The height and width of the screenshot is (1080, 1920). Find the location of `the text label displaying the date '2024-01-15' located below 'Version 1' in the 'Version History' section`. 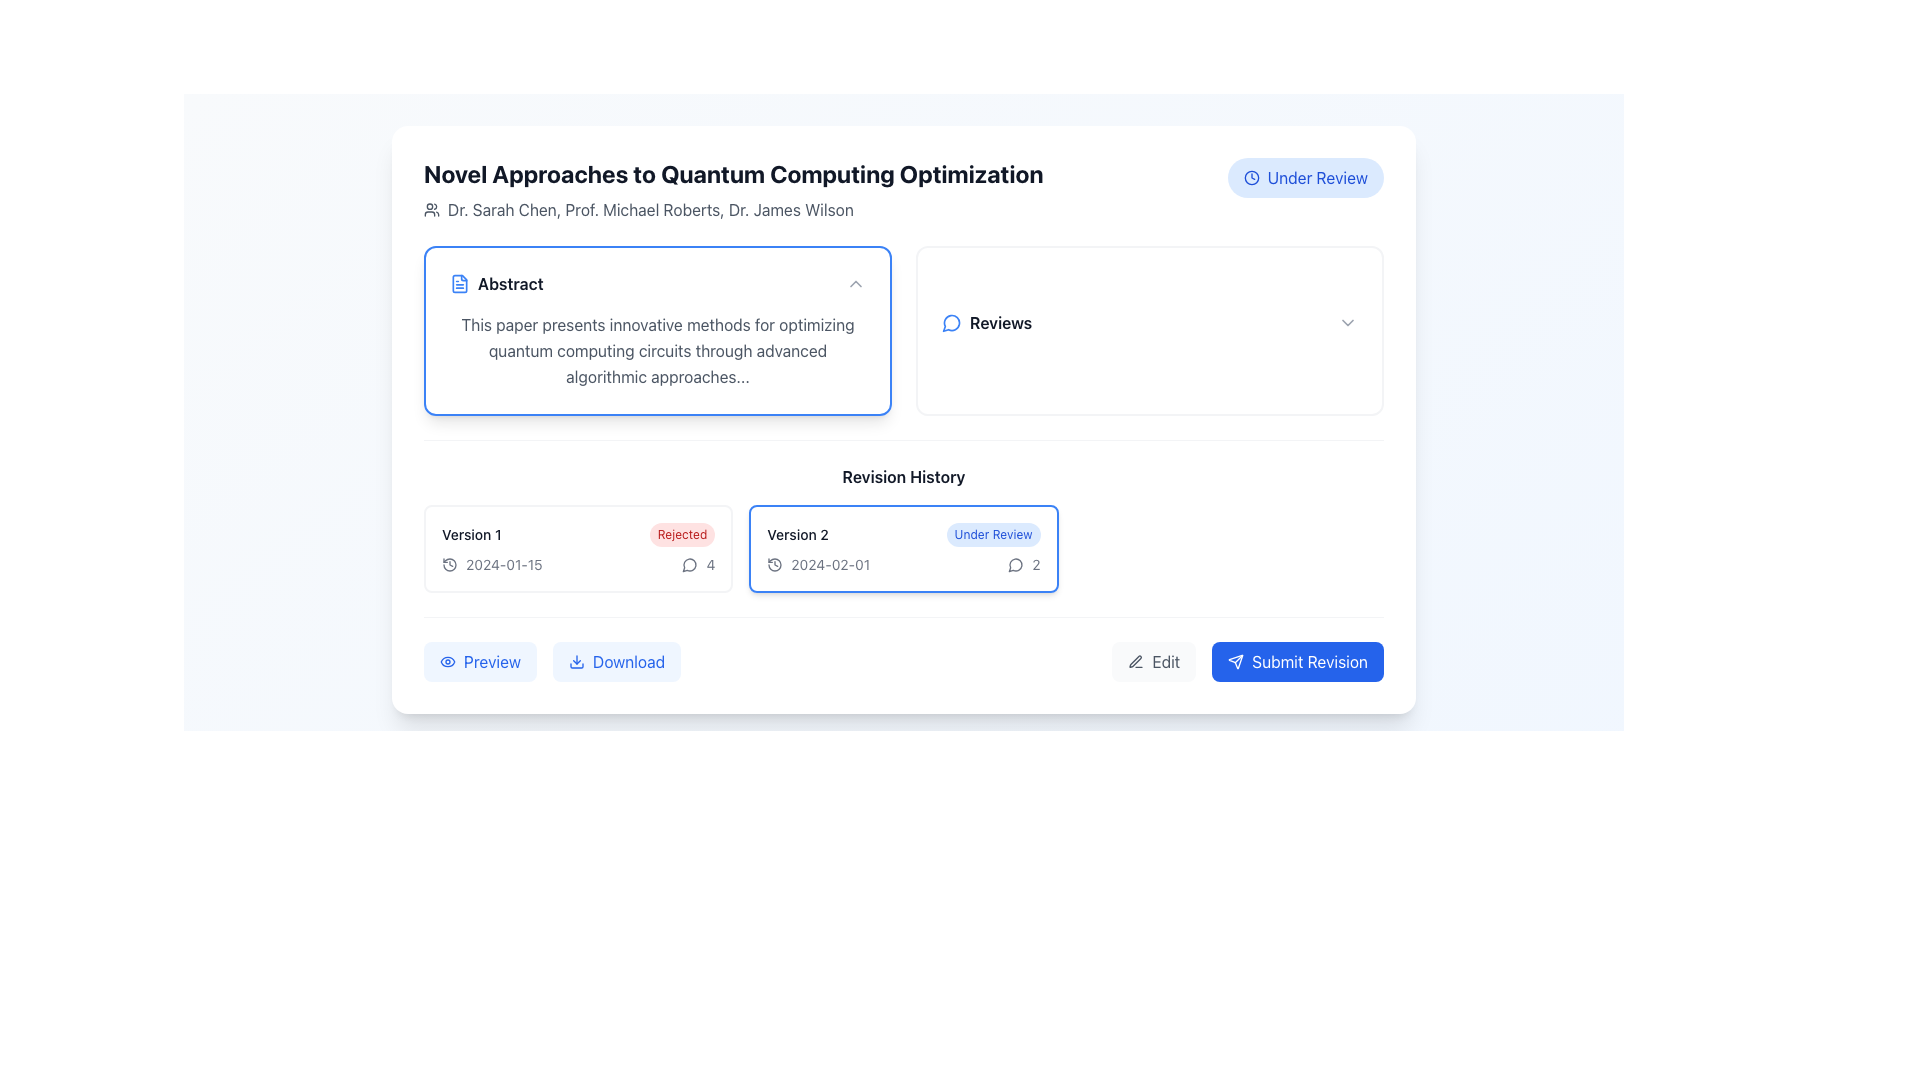

the text label displaying the date '2024-01-15' located below 'Version 1' in the 'Version History' section is located at coordinates (504, 564).